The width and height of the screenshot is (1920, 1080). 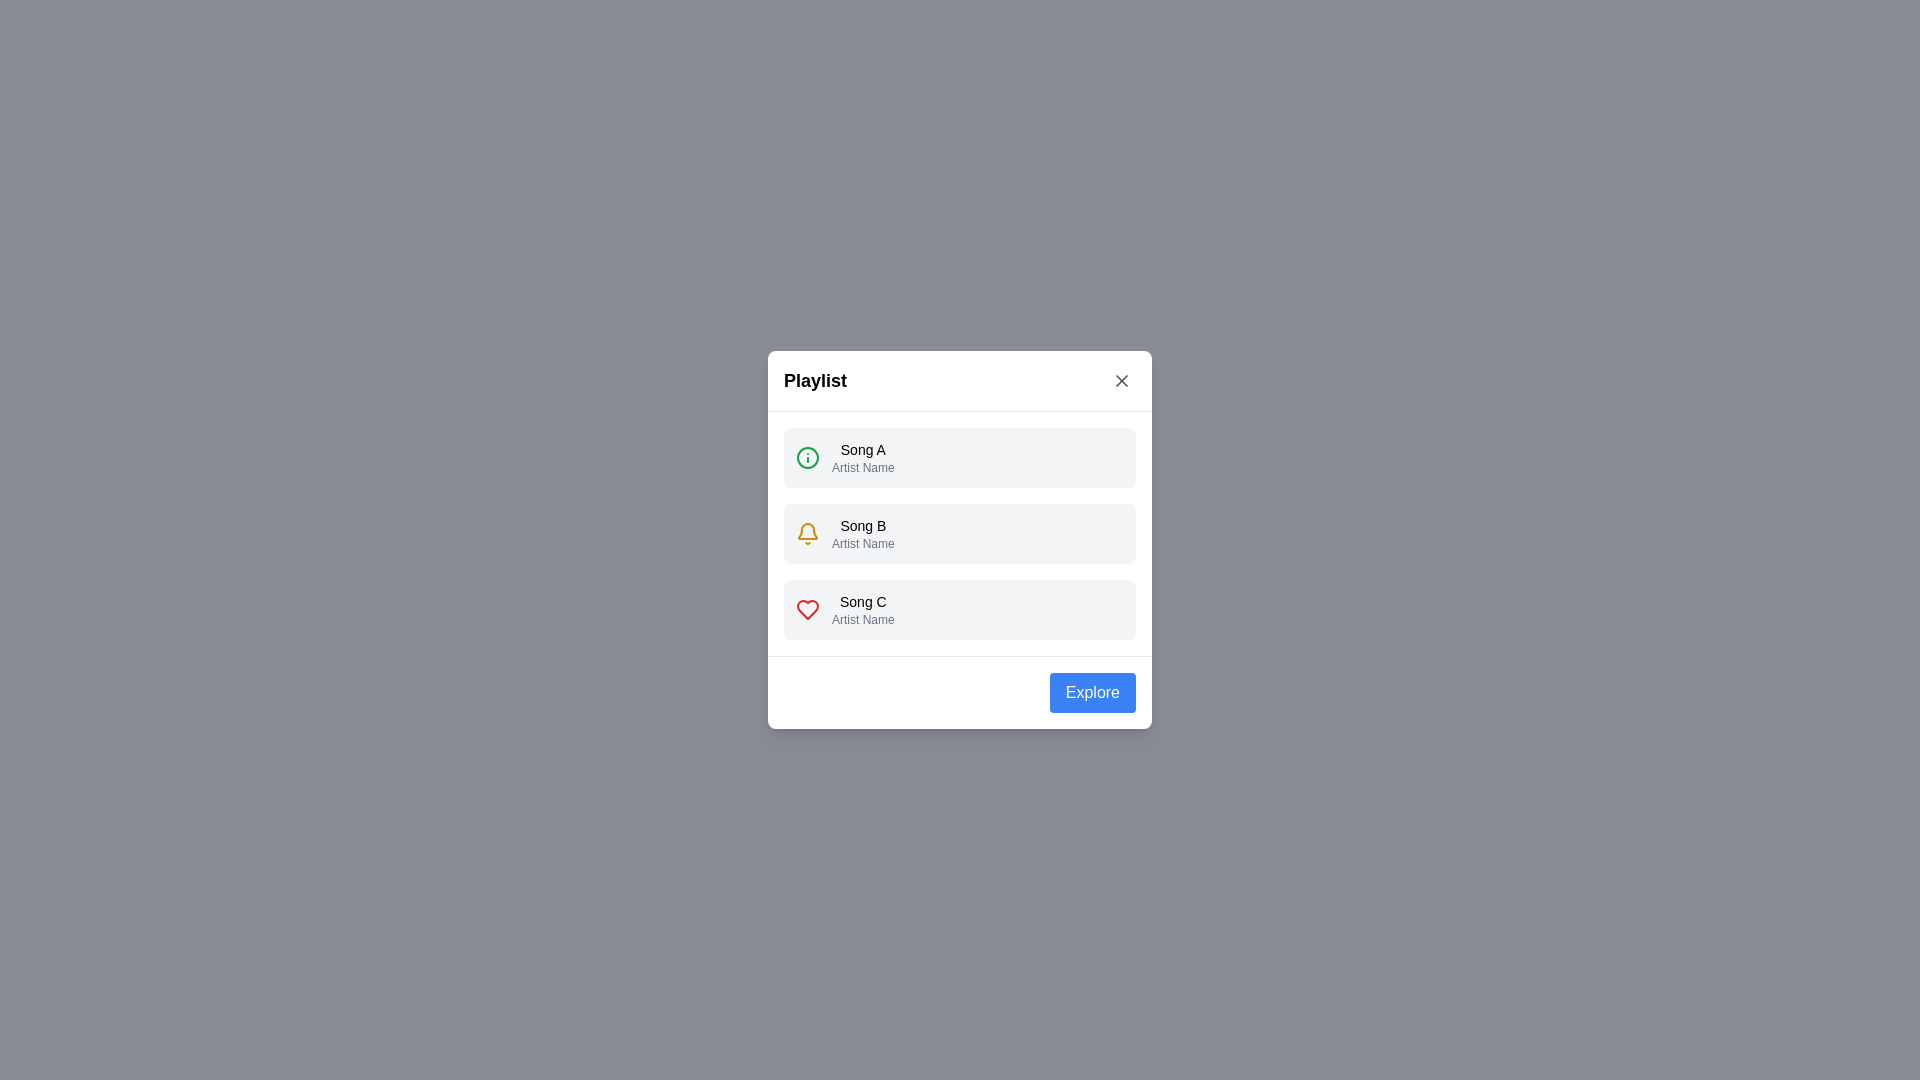 What do you see at coordinates (807, 608) in the screenshot?
I see `the red heart-shaped icon next to the text of Song C in the playlist interface` at bounding box center [807, 608].